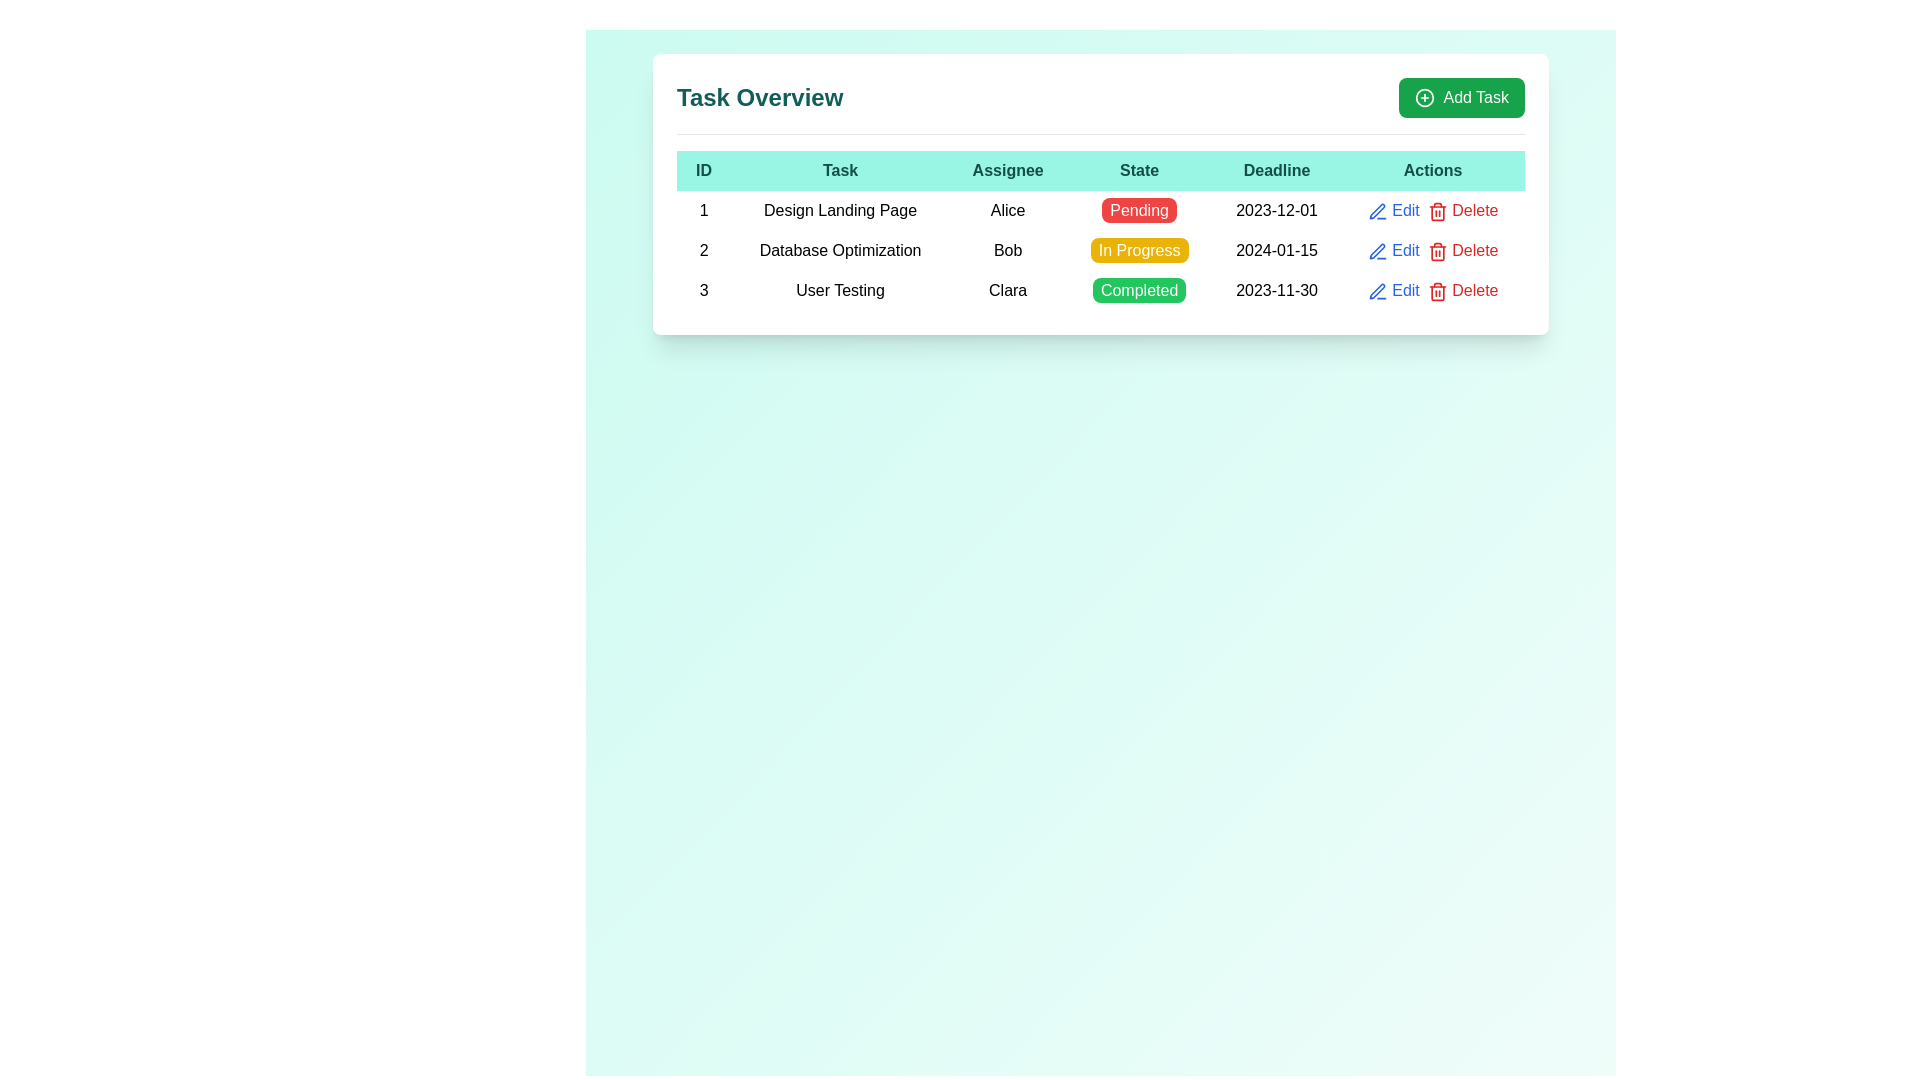  What do you see at coordinates (1139, 249) in the screenshot?
I see `the Badge or Label that indicates the progress state of the 'Database Optimization' task assigned to 'Bob' in the 'State' column of the second row in the 'Task Overview' section` at bounding box center [1139, 249].